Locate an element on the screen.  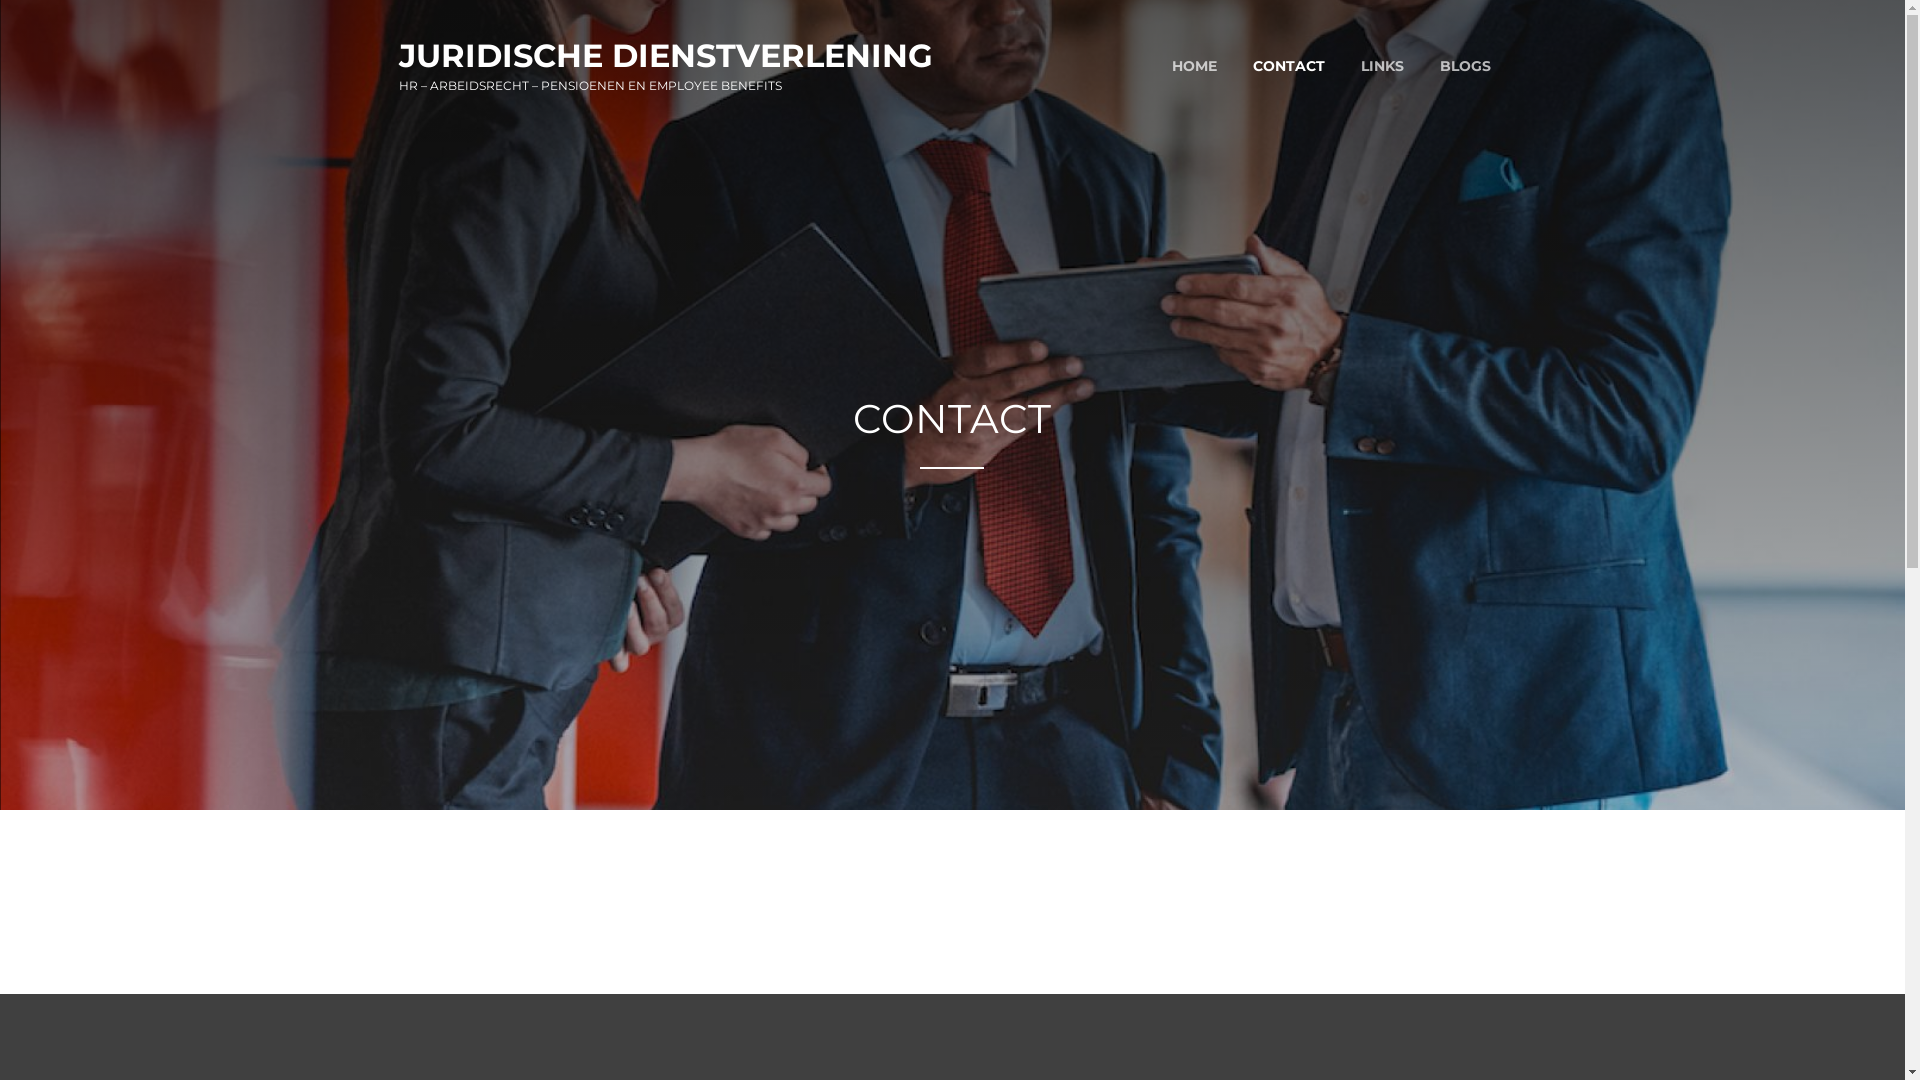
'LINKS' is located at coordinates (1380, 65).